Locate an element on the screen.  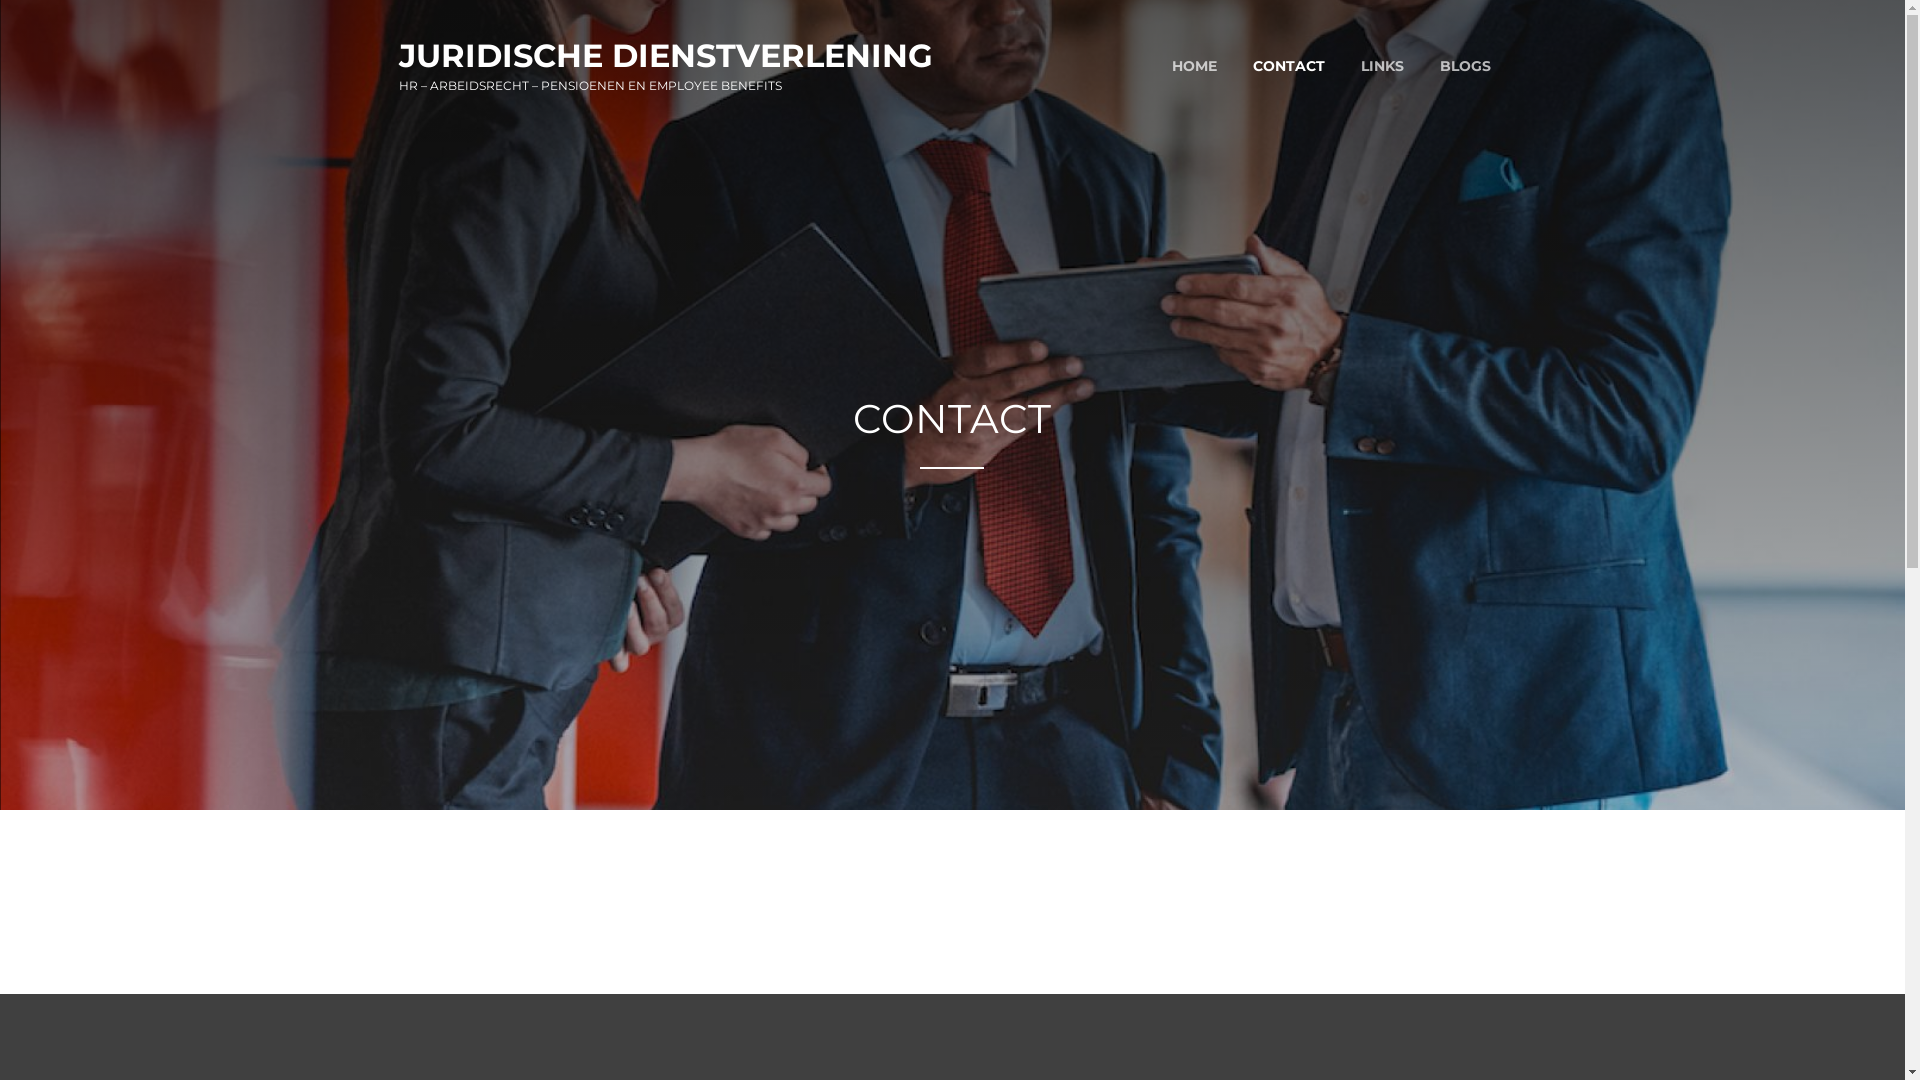
'LINKS' is located at coordinates (1380, 65).